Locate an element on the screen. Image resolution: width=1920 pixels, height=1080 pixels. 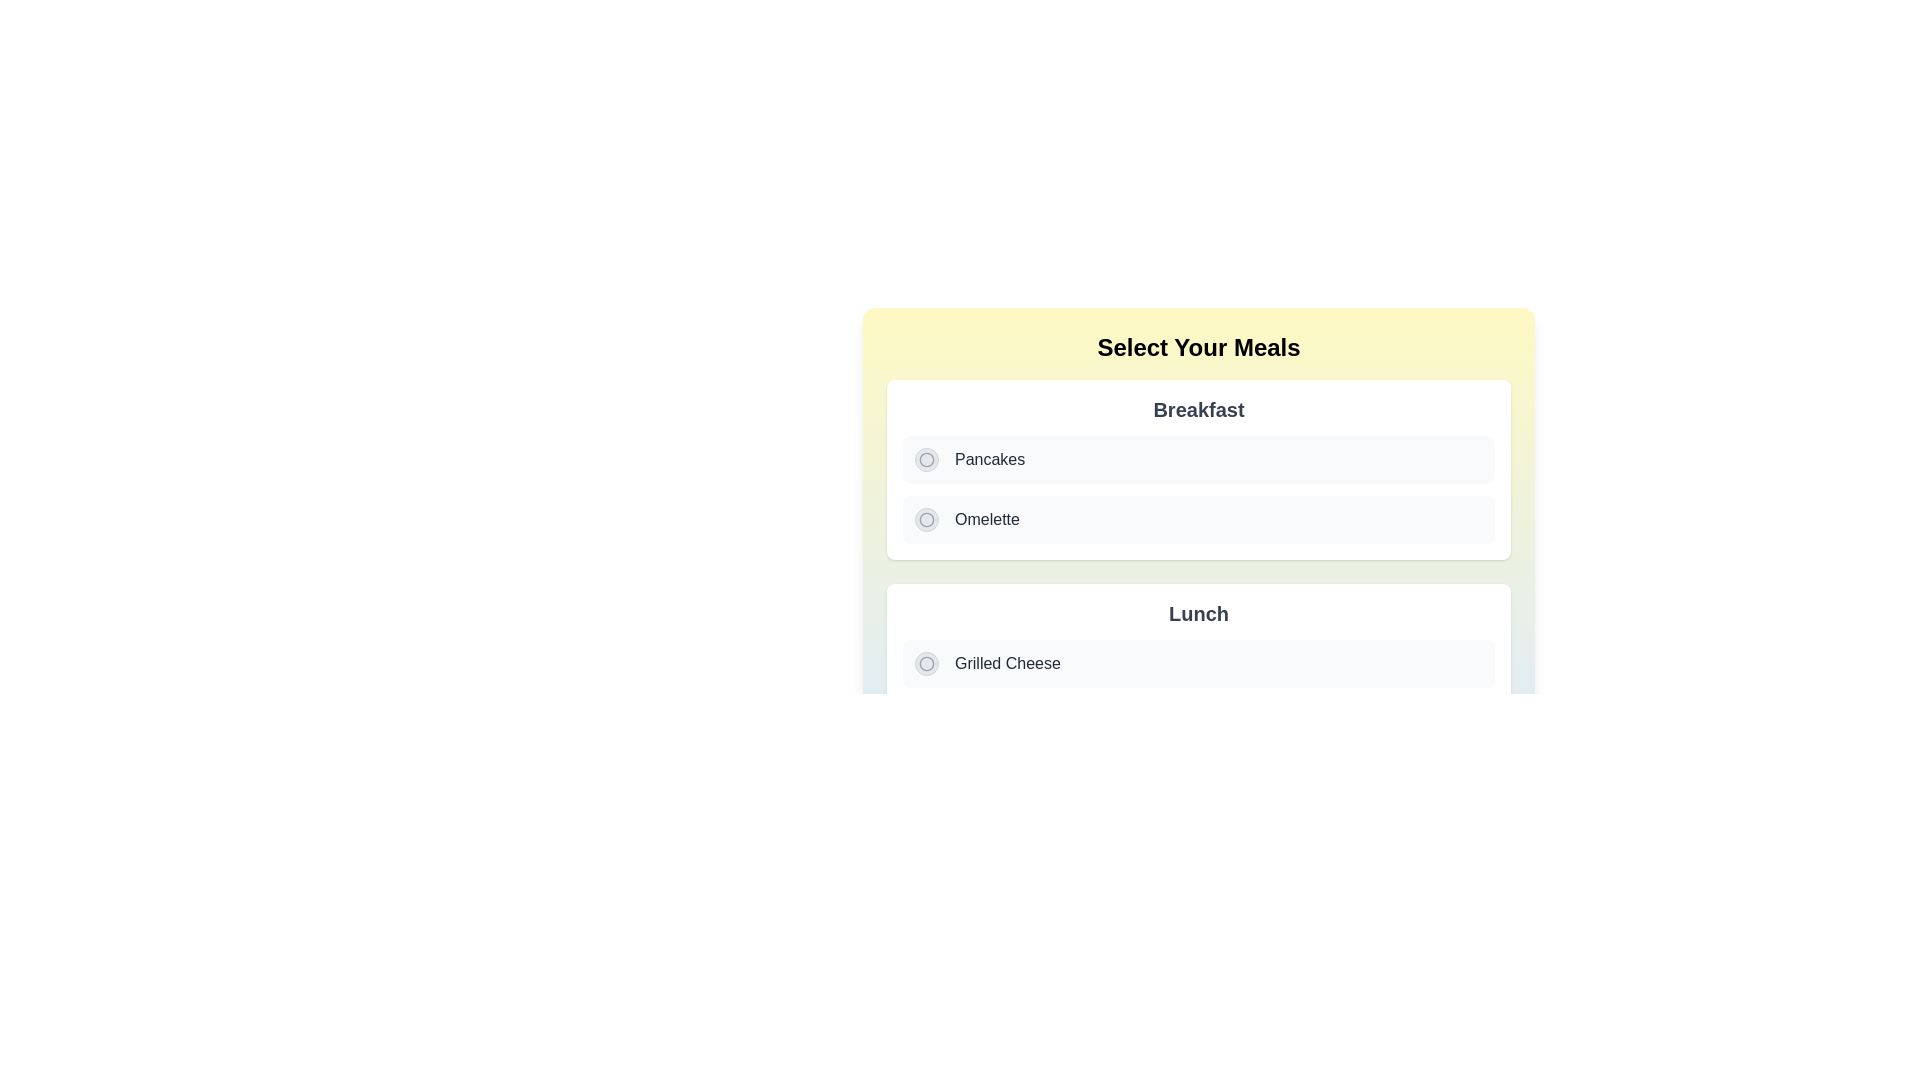
the 'Pancakes' label is located at coordinates (990, 459).